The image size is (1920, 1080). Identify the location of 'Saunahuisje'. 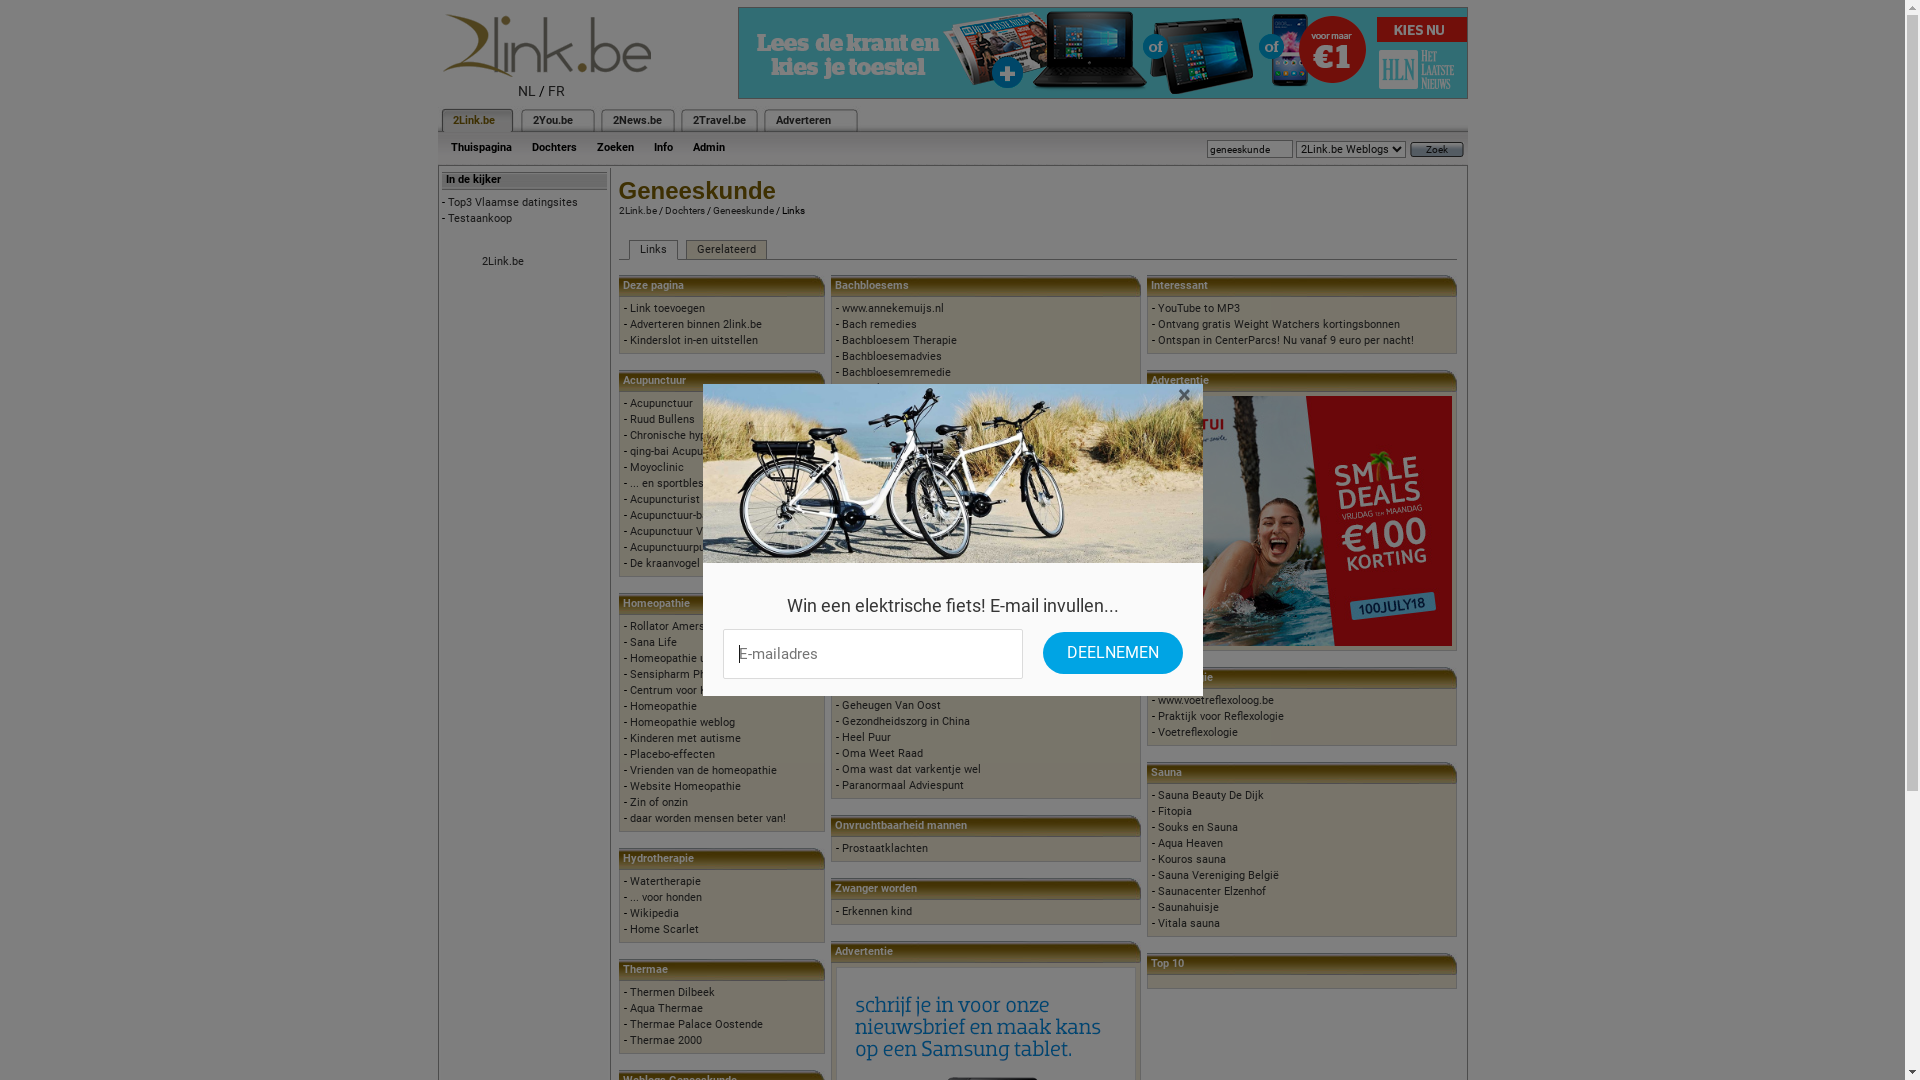
(1157, 907).